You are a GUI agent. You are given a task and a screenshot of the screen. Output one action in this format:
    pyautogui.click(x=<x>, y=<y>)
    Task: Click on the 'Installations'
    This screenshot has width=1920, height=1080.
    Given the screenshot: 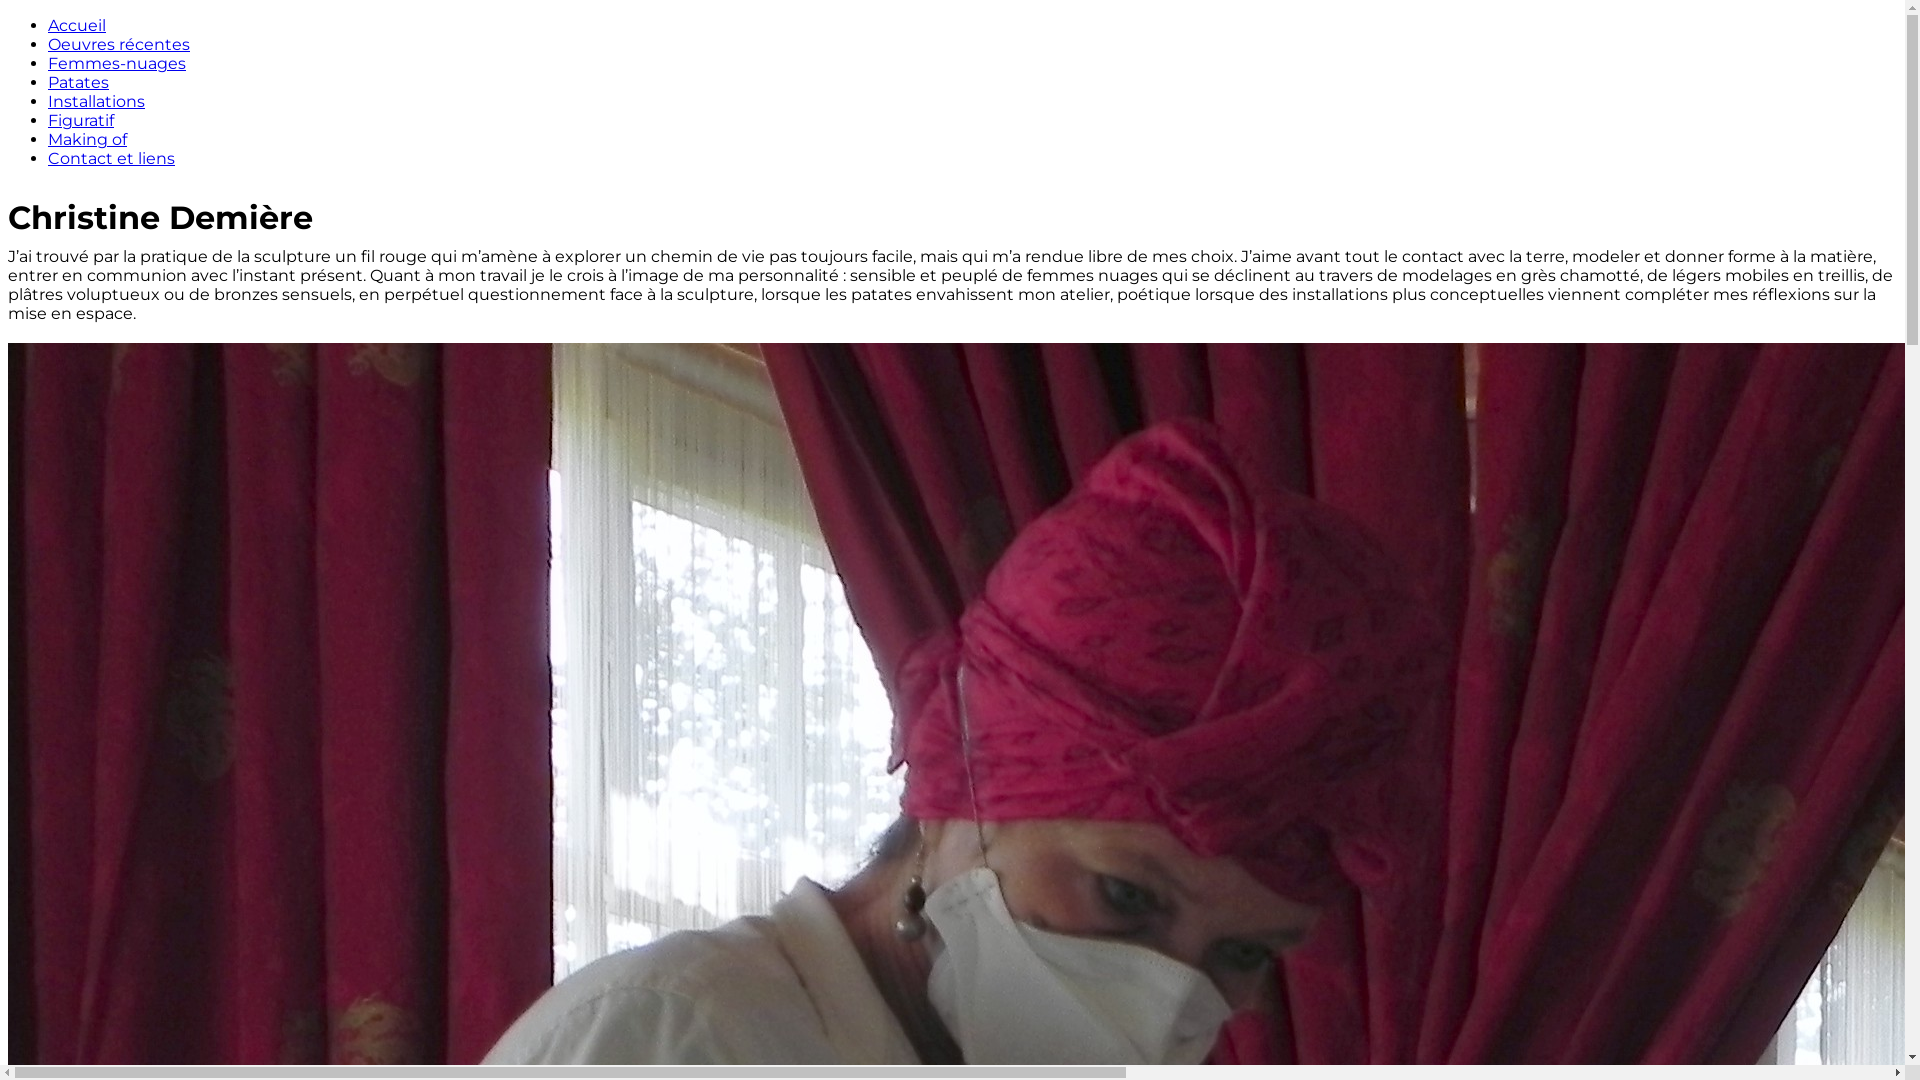 What is the action you would take?
    pyautogui.click(x=95, y=101)
    